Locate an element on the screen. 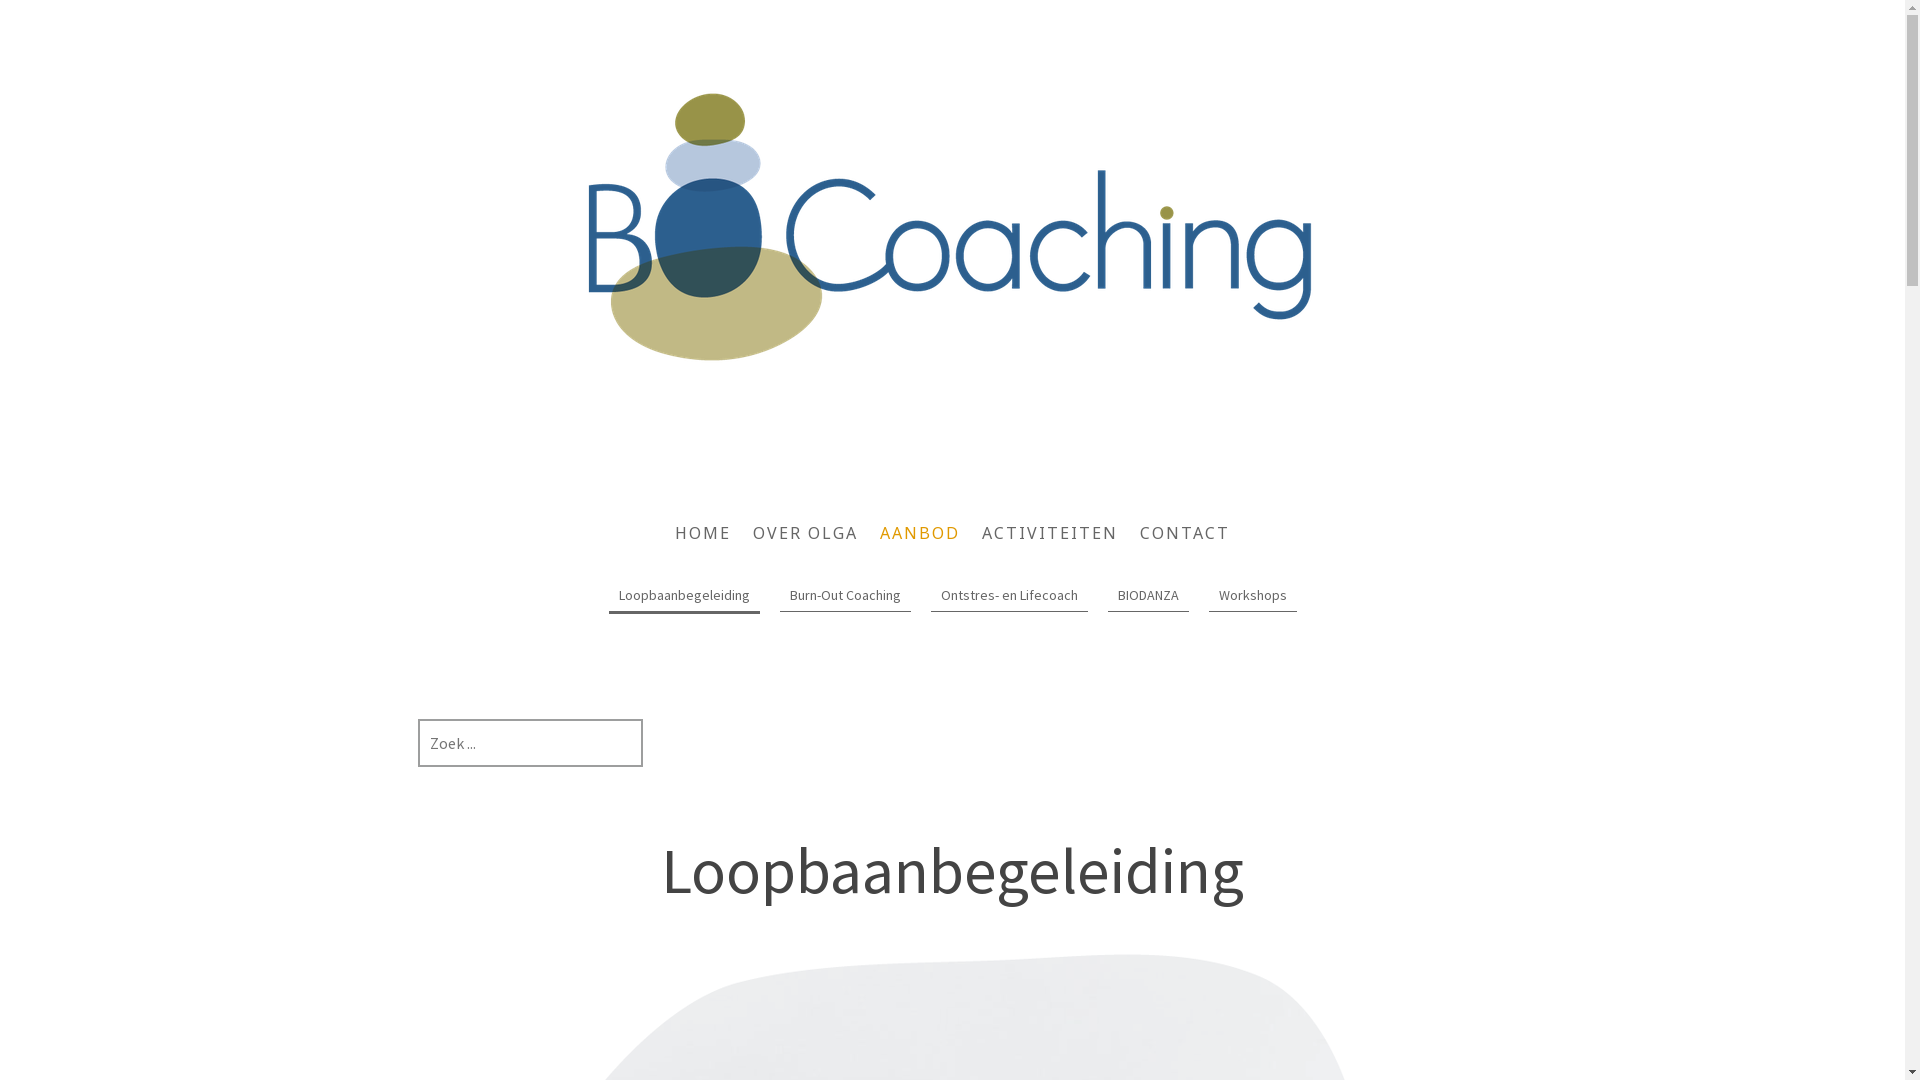 This screenshot has width=1920, height=1080. 'BIODANZA' is located at coordinates (1148, 595).